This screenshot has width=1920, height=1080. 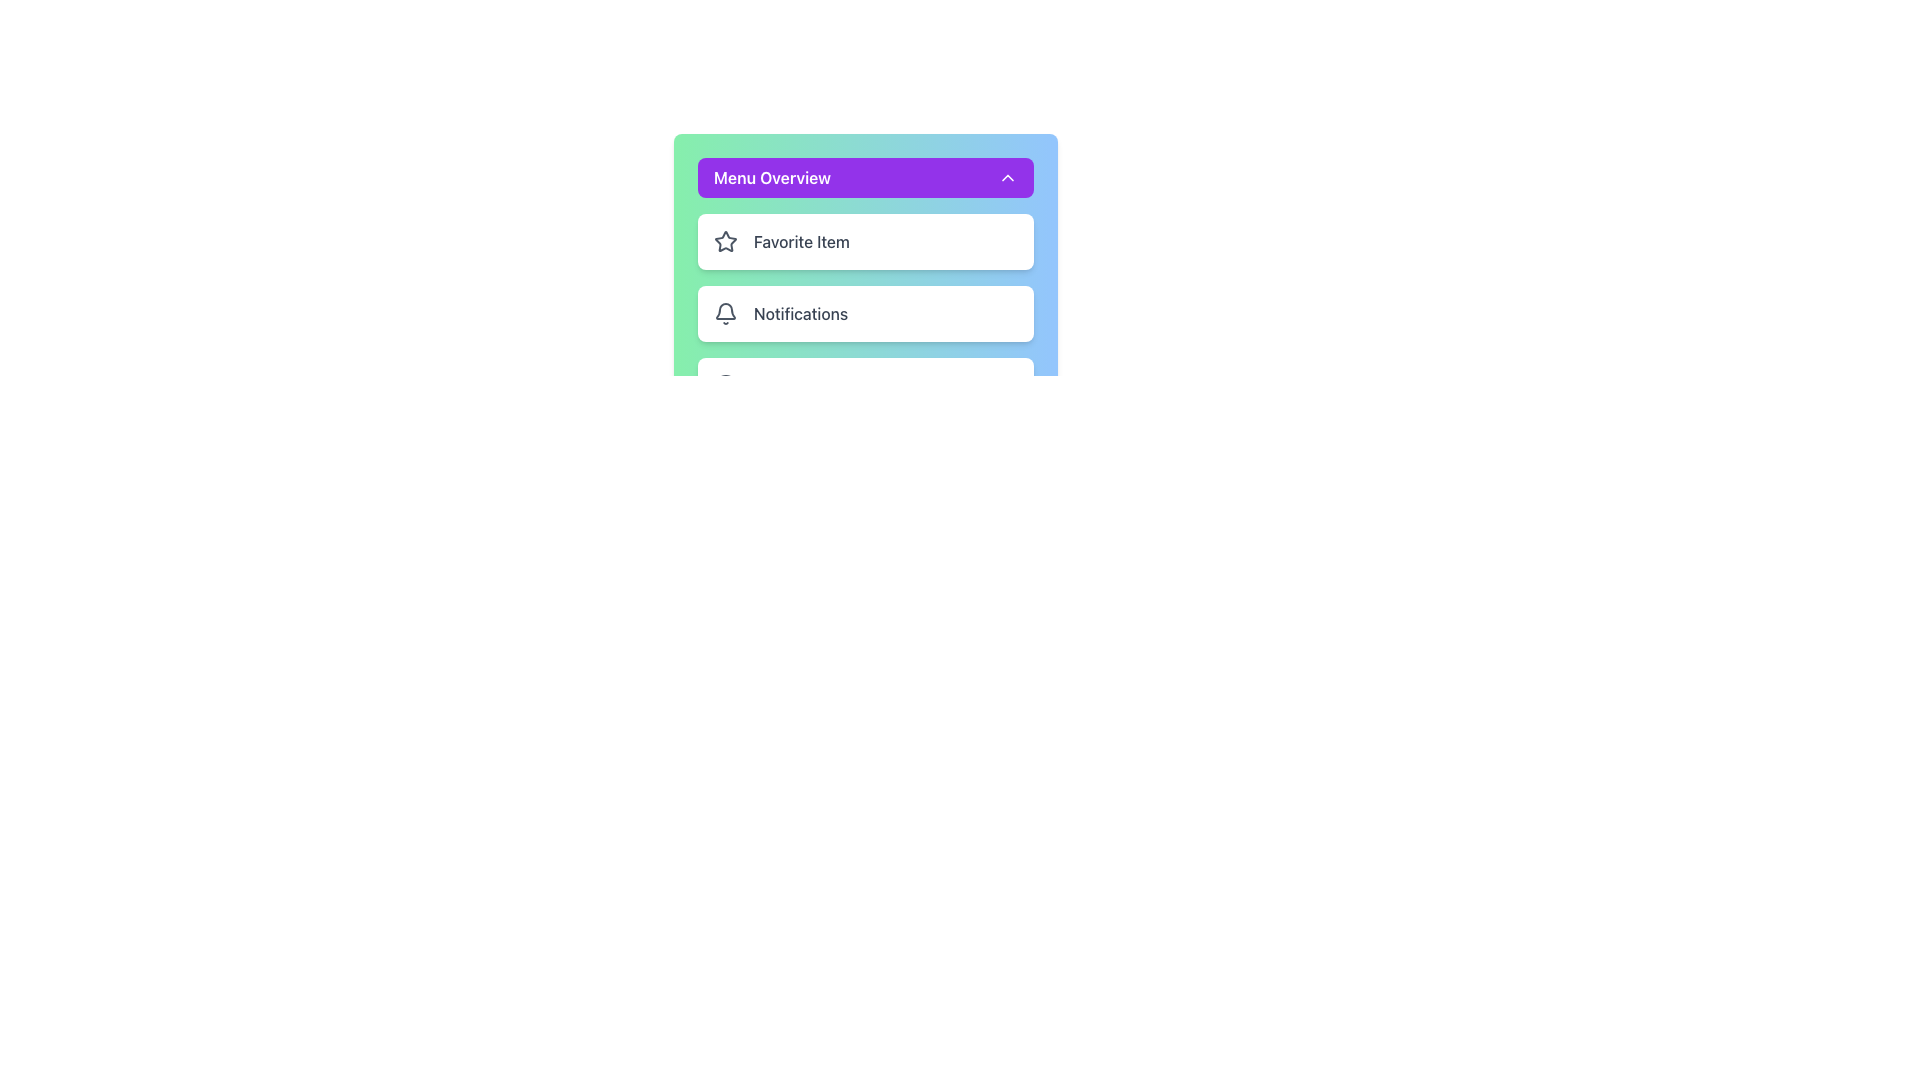 What do you see at coordinates (865, 241) in the screenshot?
I see `the 'Favorite Item' card, which is the first item among three similar elements in the top left area of its group` at bounding box center [865, 241].